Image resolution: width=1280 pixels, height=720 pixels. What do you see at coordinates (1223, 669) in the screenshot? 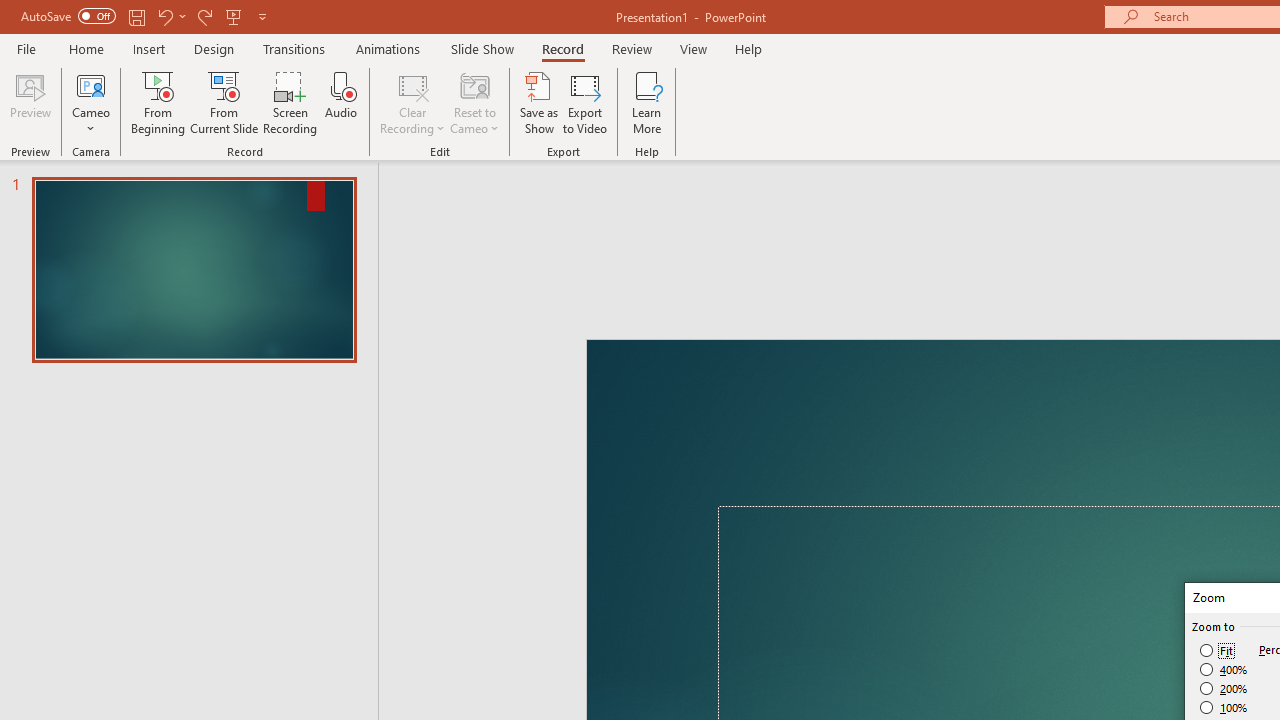
I see `'400%'` at bounding box center [1223, 669].